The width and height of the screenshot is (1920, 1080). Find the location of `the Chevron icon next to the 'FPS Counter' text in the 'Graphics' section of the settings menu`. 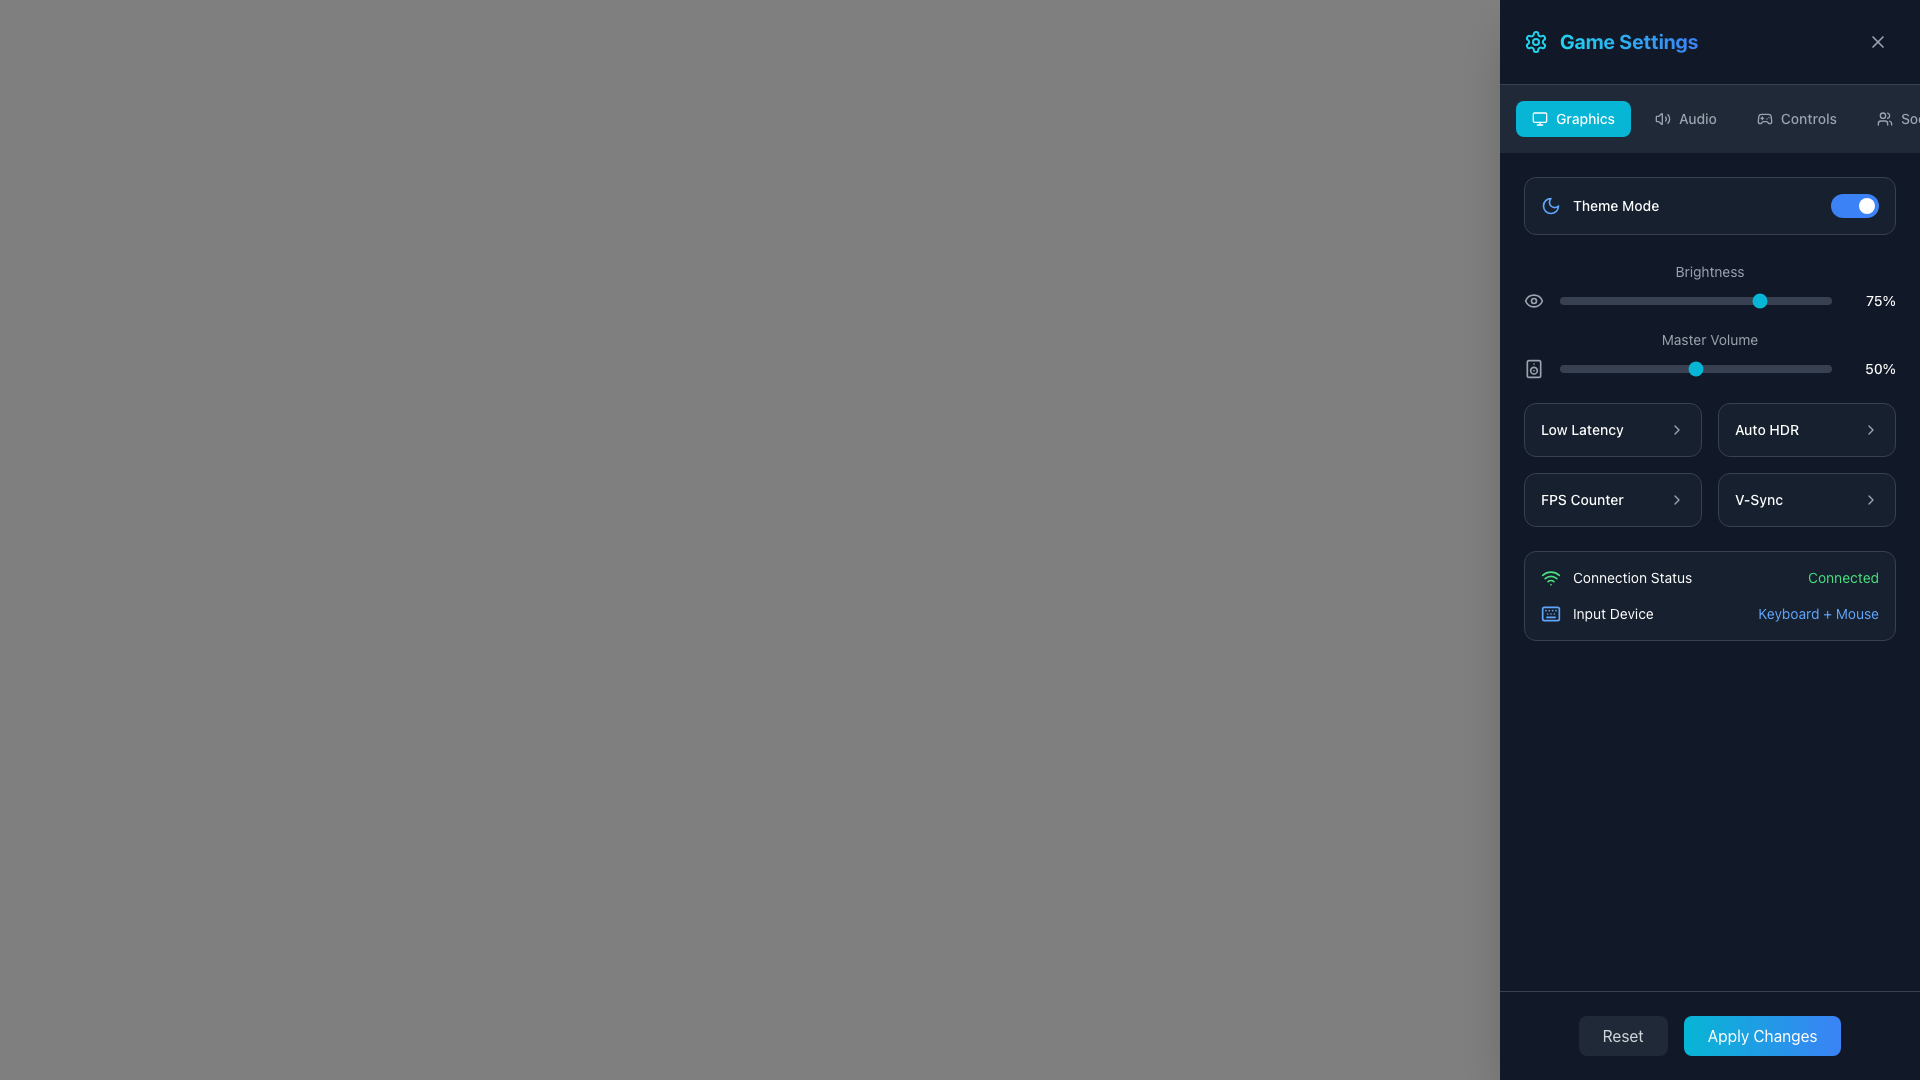

the Chevron icon next to the 'FPS Counter' text in the 'Graphics' section of the settings menu is located at coordinates (1676, 499).